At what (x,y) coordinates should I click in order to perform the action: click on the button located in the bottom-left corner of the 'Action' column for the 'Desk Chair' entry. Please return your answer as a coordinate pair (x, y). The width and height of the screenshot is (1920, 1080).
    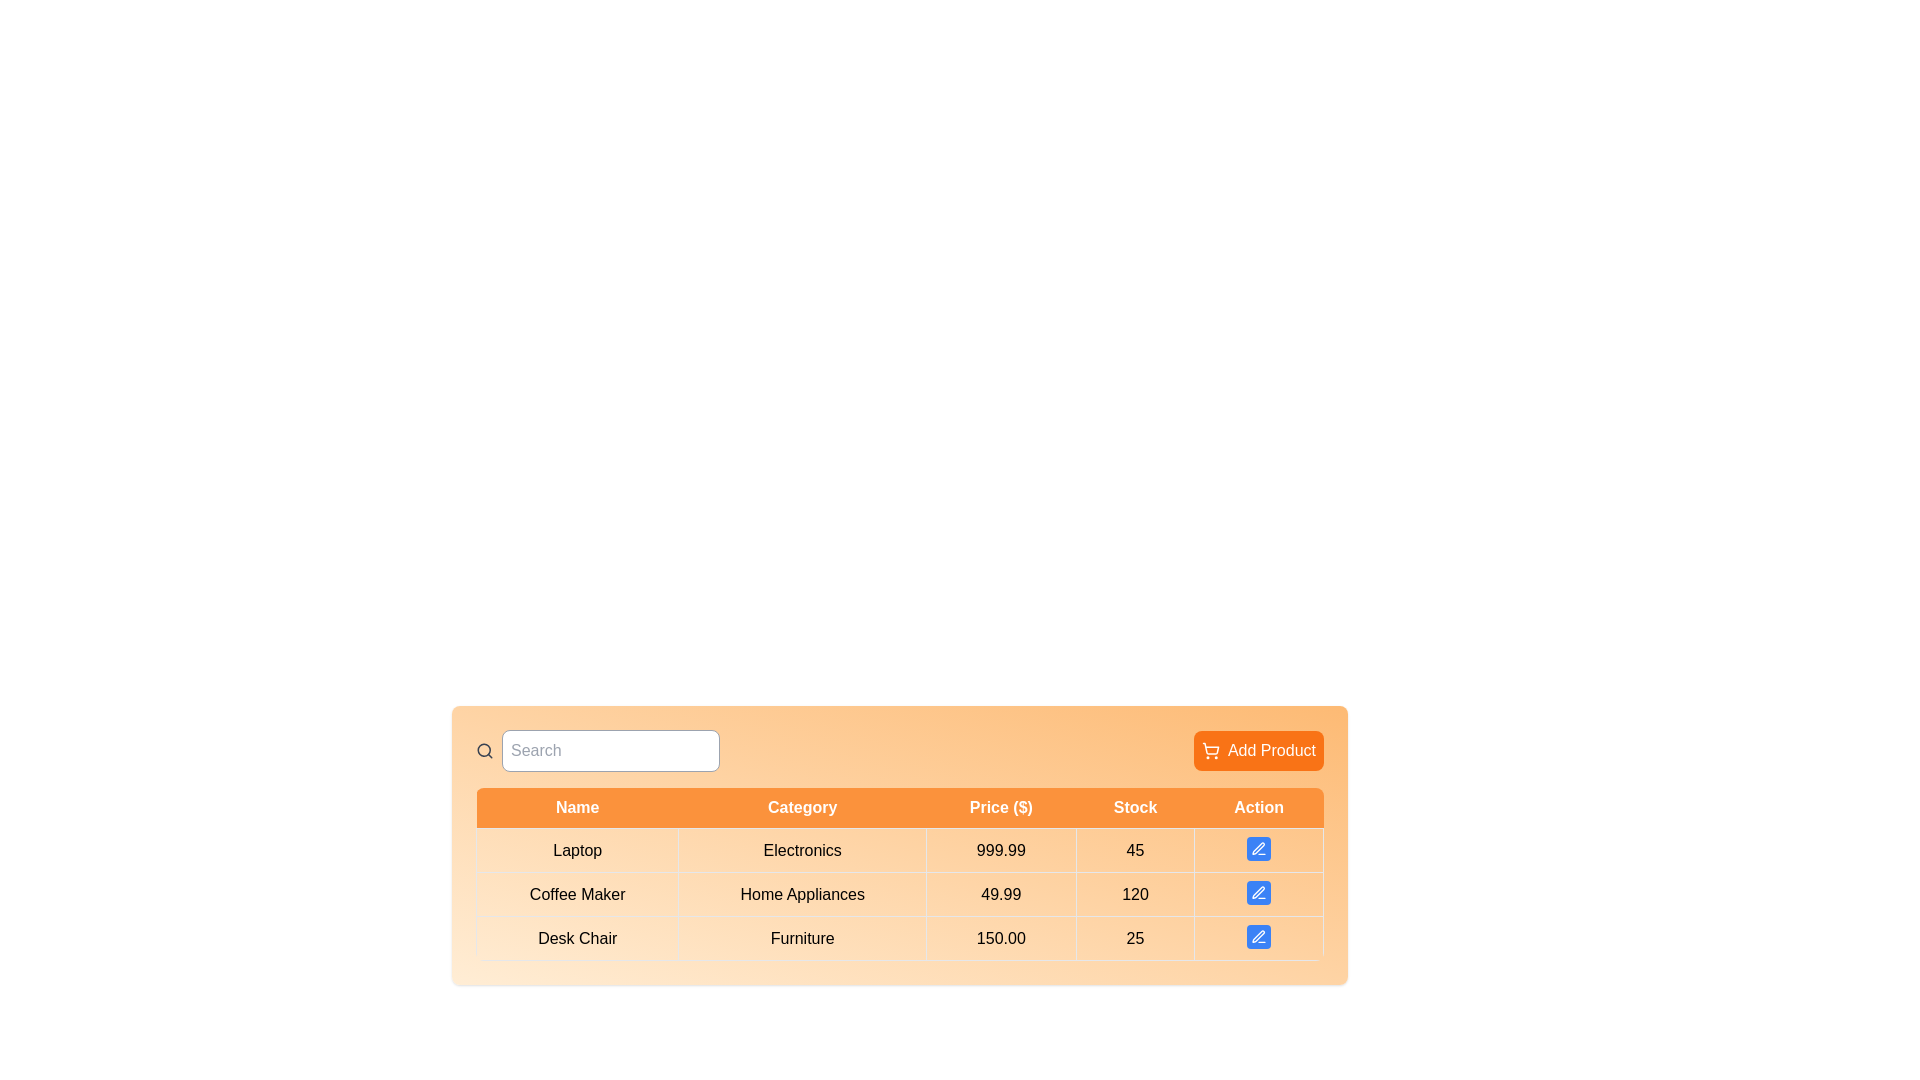
    Looking at the image, I should click on (1257, 936).